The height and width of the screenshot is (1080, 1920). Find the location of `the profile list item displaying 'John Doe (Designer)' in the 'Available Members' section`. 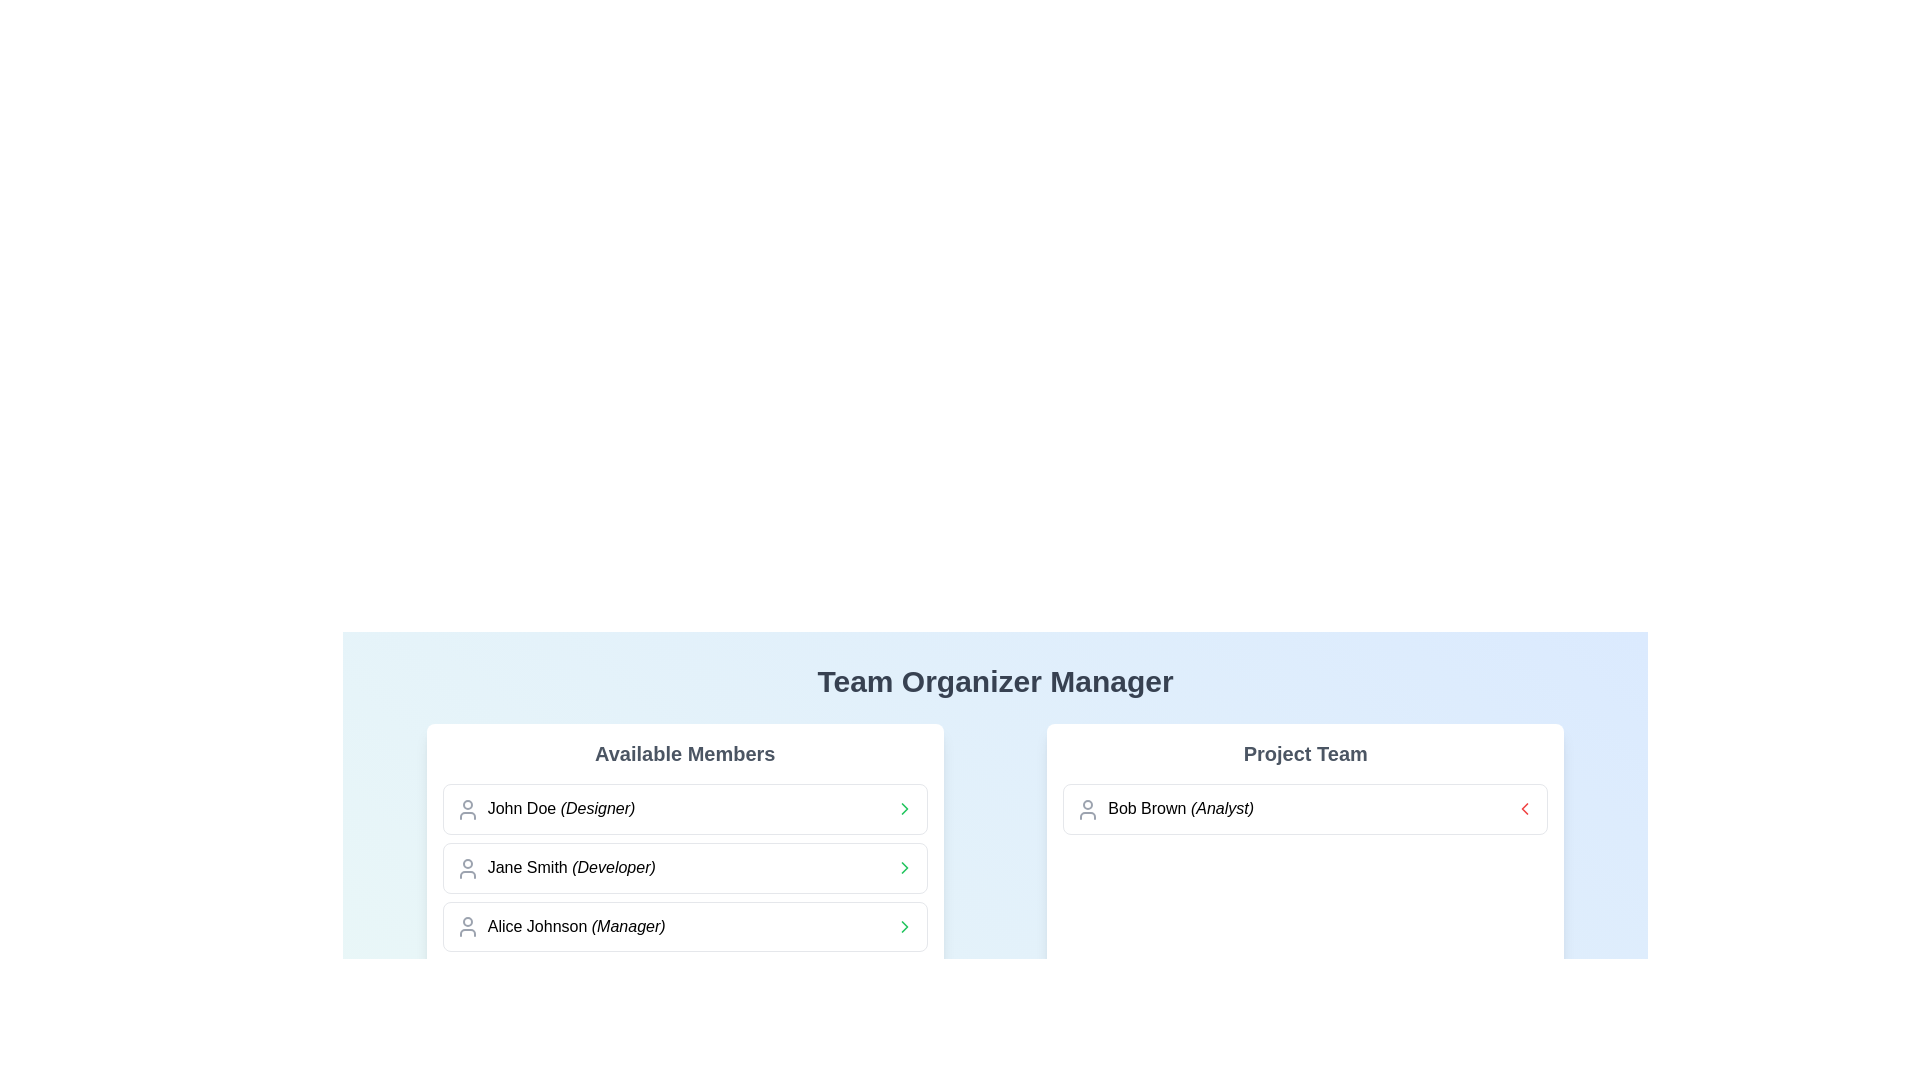

the profile list item displaying 'John Doe (Designer)' in the 'Available Members' section is located at coordinates (545, 808).